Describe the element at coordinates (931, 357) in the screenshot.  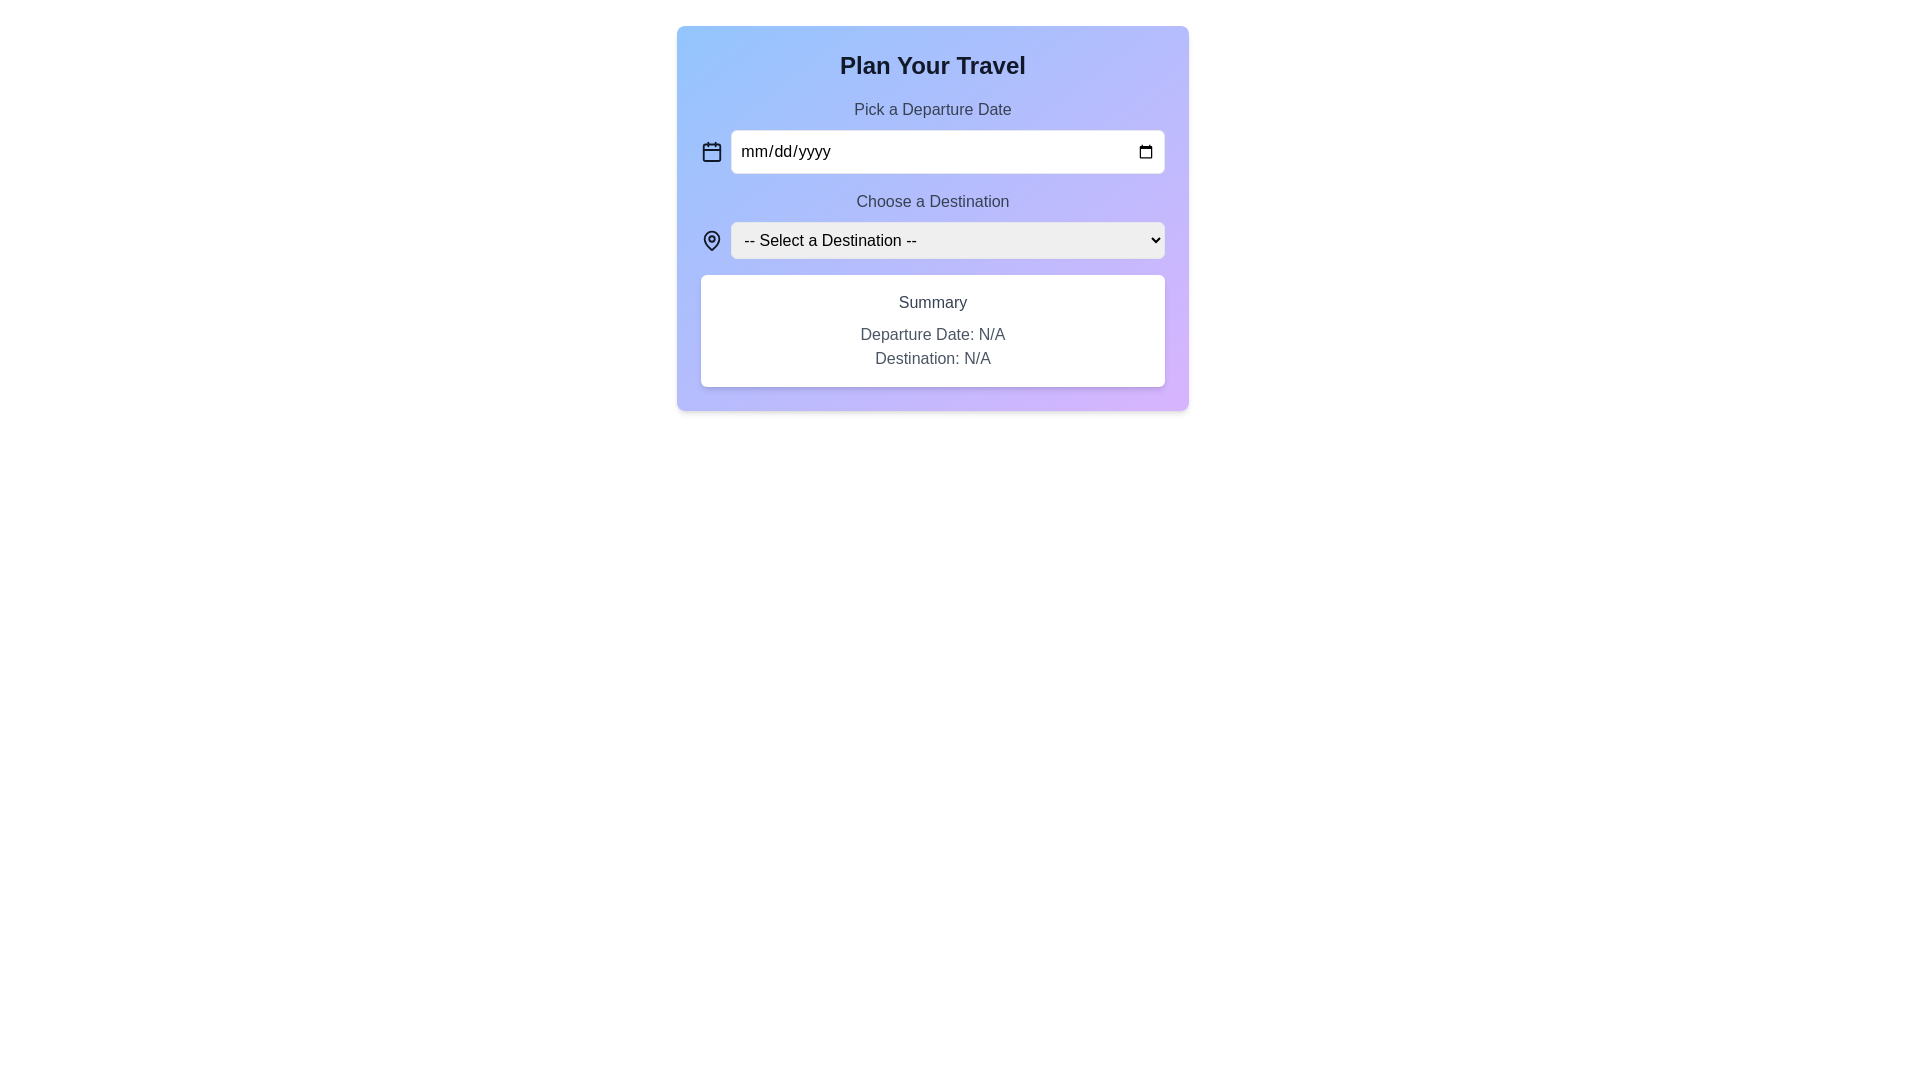
I see `the static text label displaying 'Destination: N/A' which is part of the summary section in a white rounded card` at that location.